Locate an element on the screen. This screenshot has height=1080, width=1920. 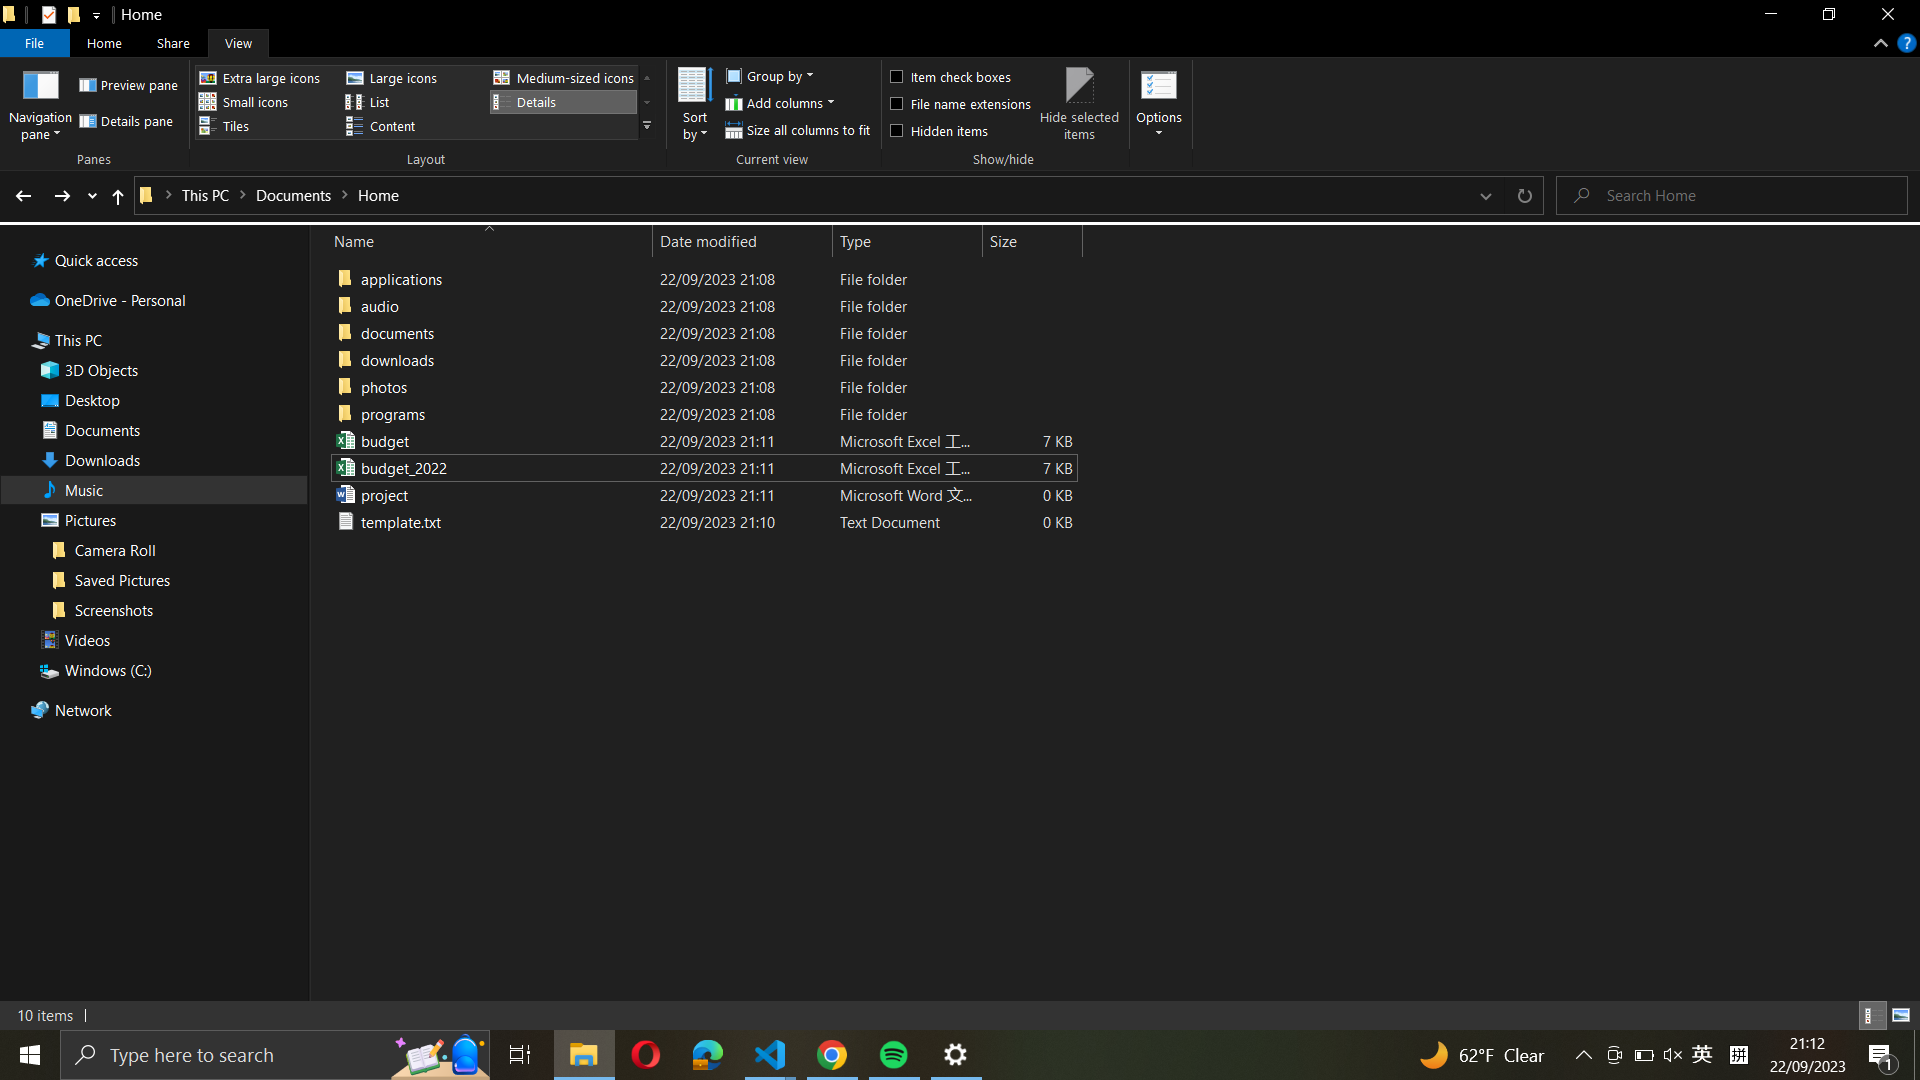
Shut down the current window with help of "close_window" button is located at coordinates (1886, 17).